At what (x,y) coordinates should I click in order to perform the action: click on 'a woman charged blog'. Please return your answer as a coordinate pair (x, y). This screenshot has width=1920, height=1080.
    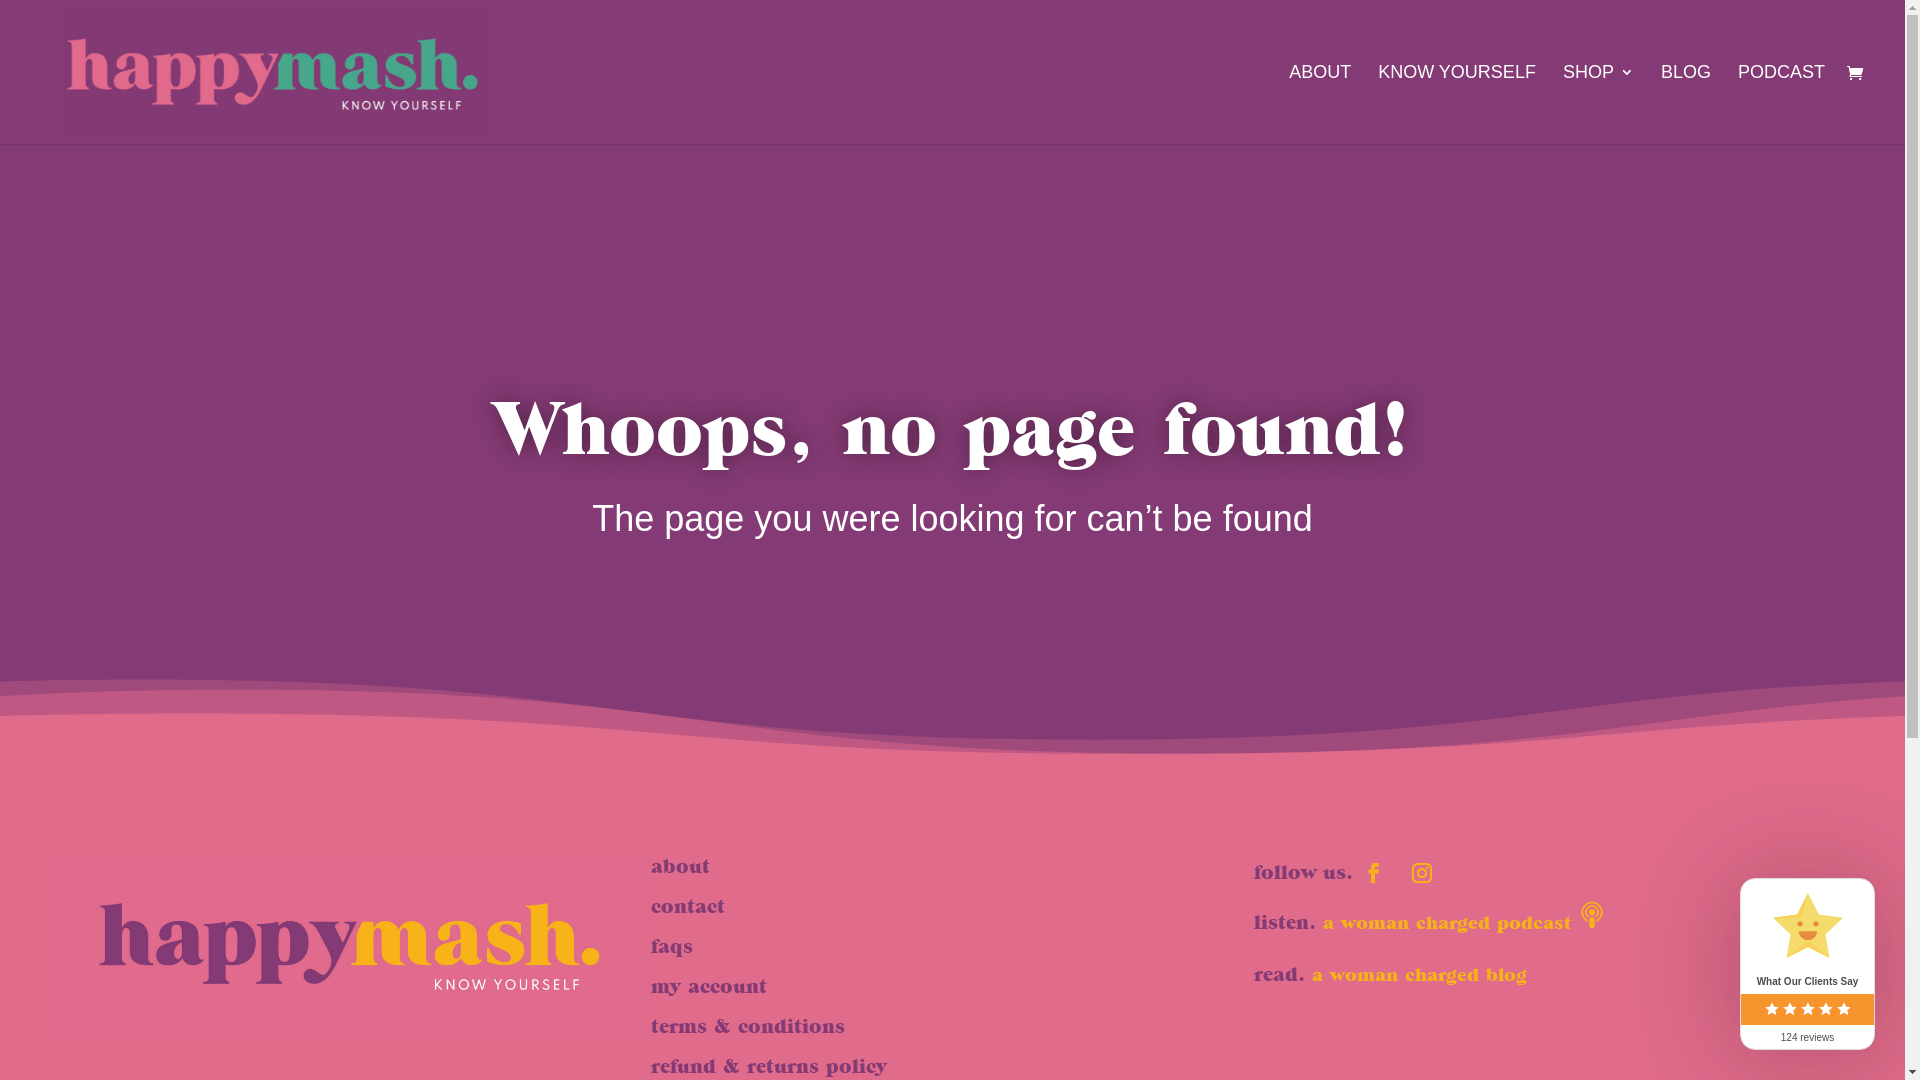
    Looking at the image, I should click on (1418, 973).